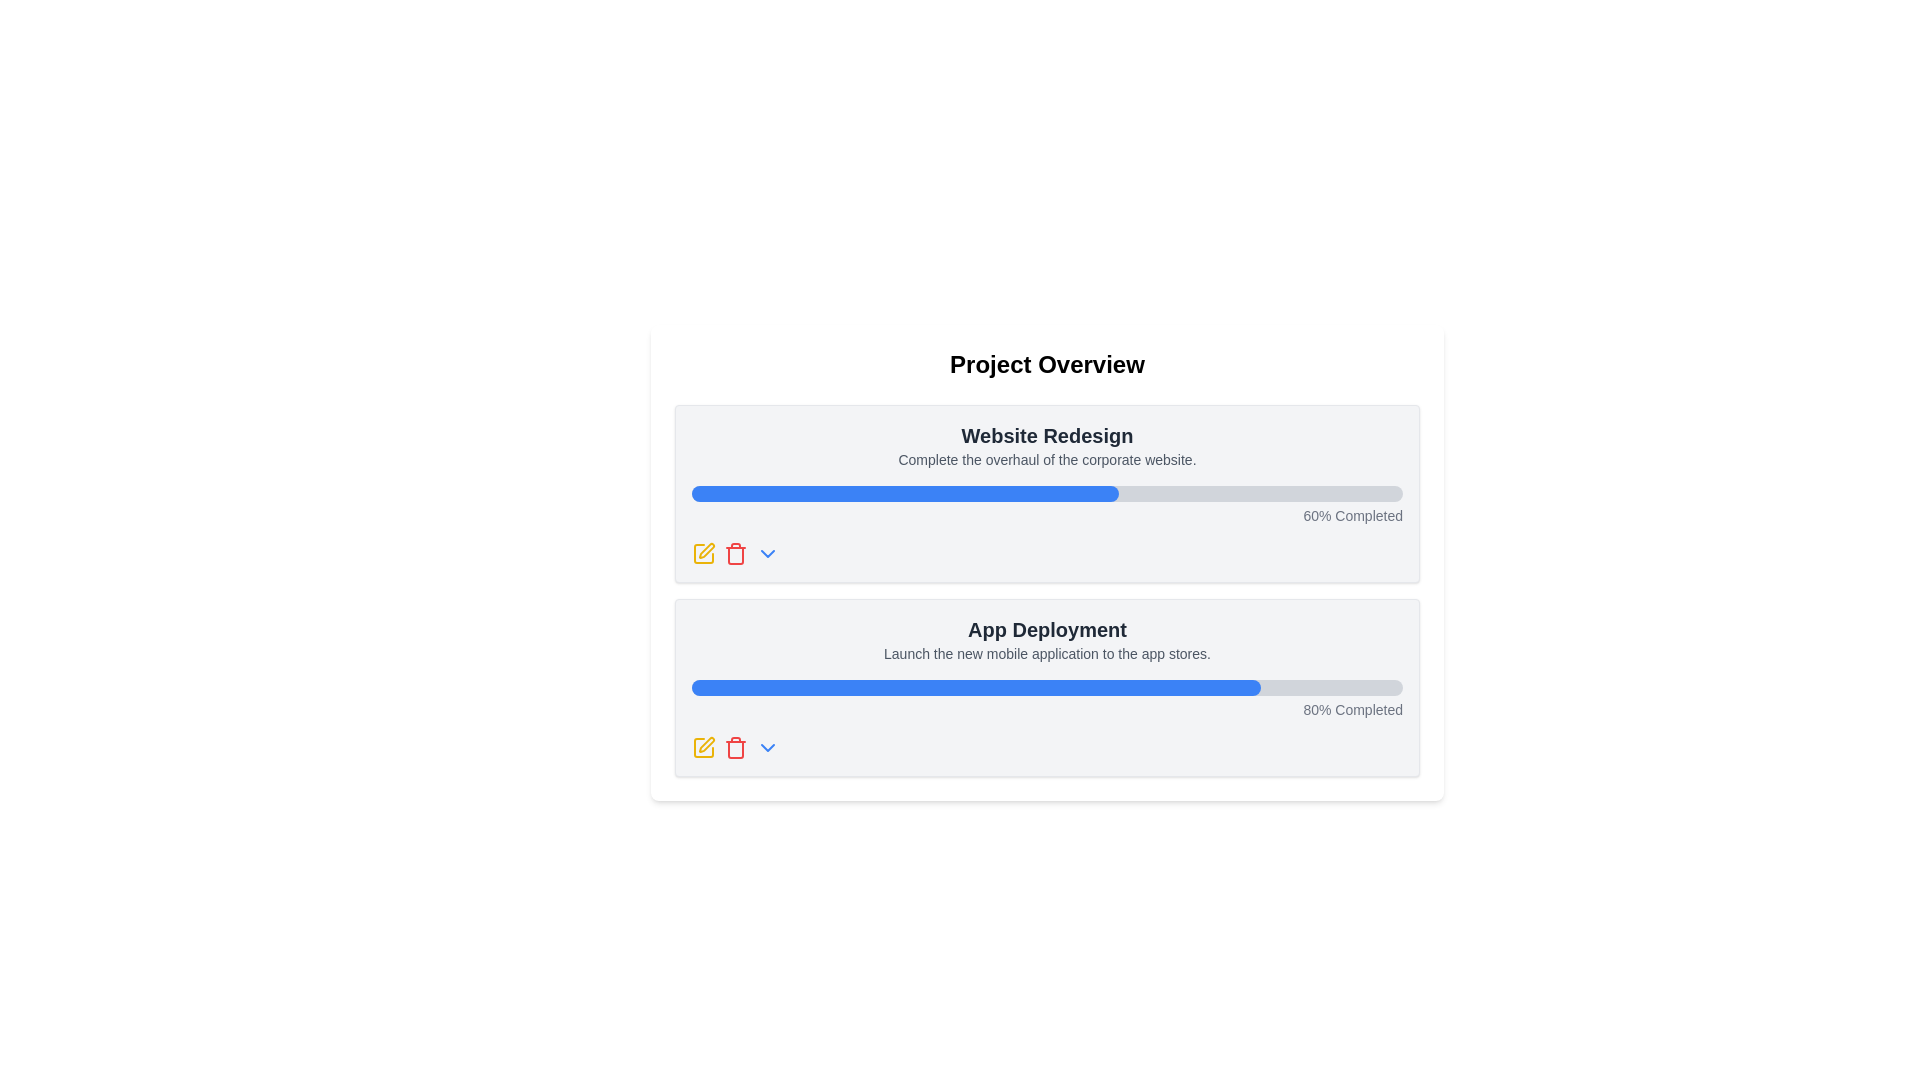 The width and height of the screenshot is (1920, 1080). What do you see at coordinates (706, 744) in the screenshot?
I see `the icon button resembling a pen or pencil` at bounding box center [706, 744].